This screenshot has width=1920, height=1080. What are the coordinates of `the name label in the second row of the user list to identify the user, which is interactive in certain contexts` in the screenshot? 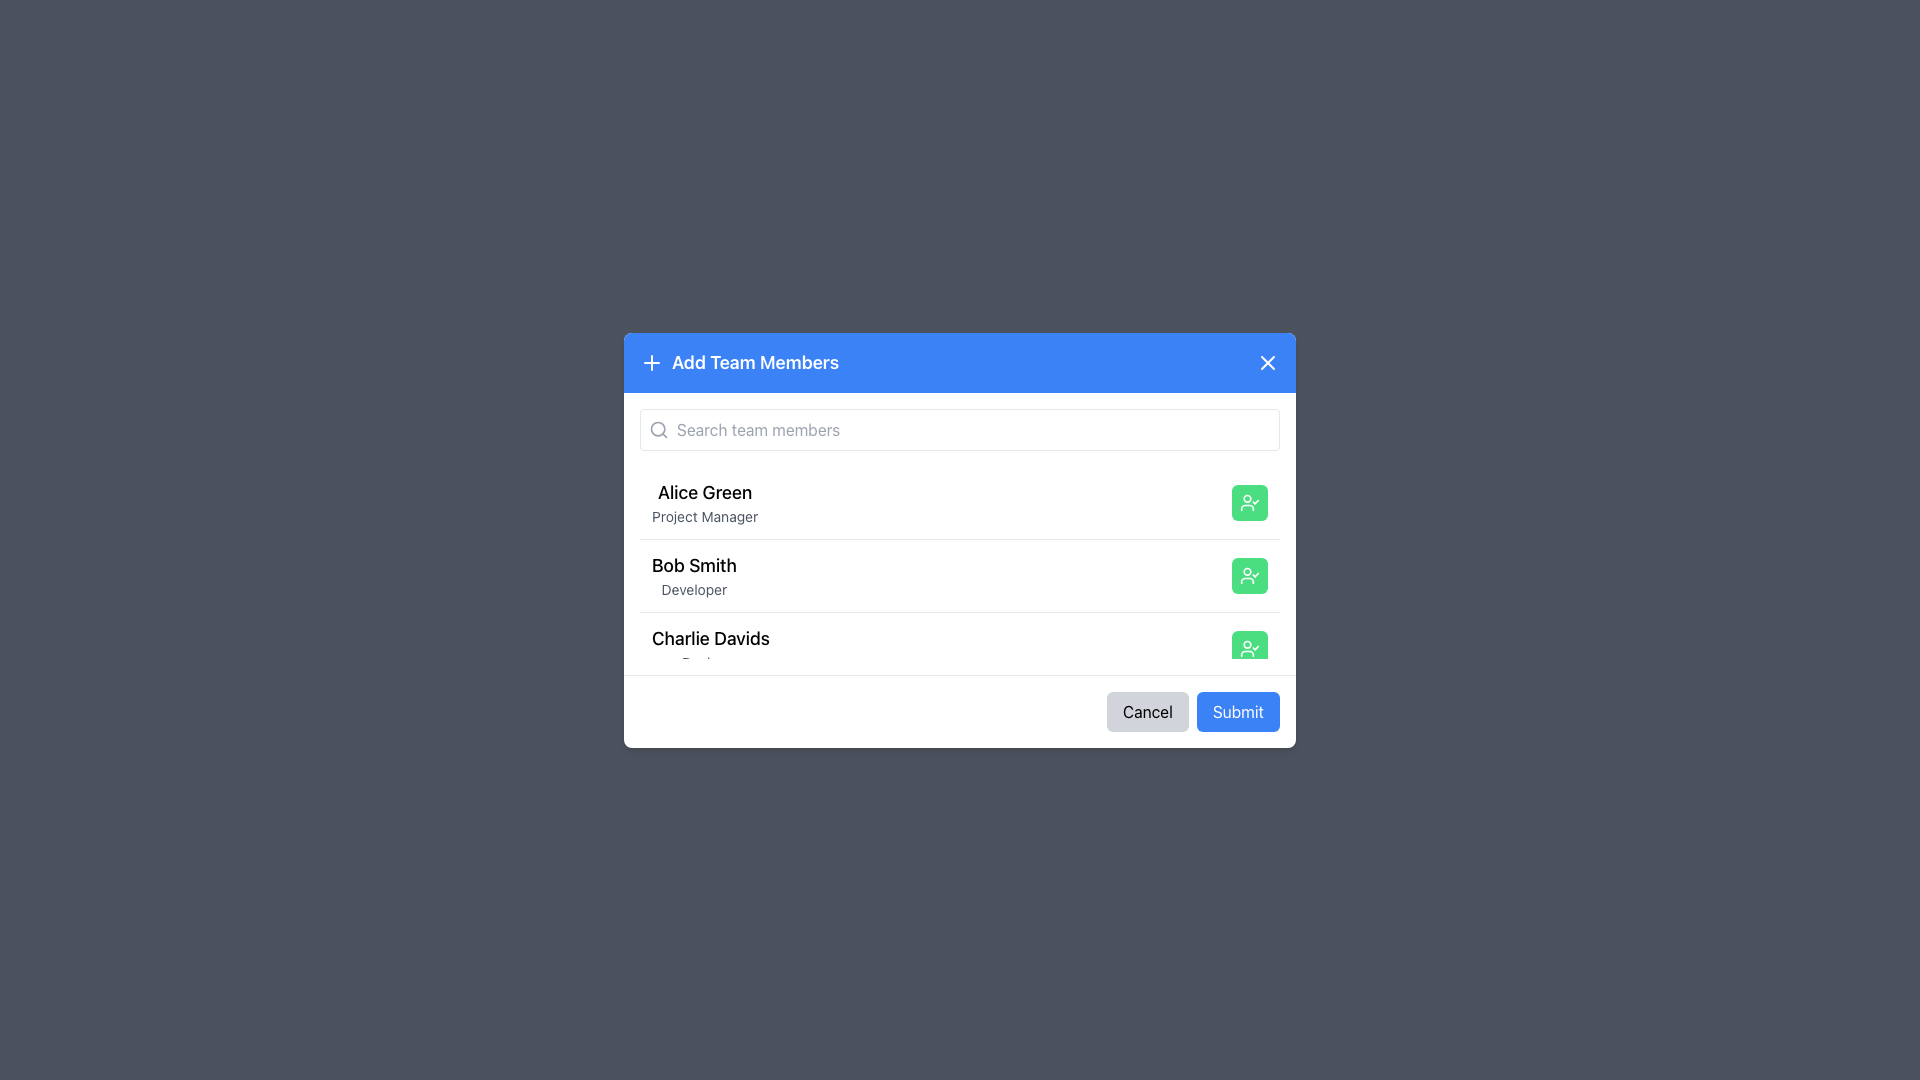 It's located at (694, 565).